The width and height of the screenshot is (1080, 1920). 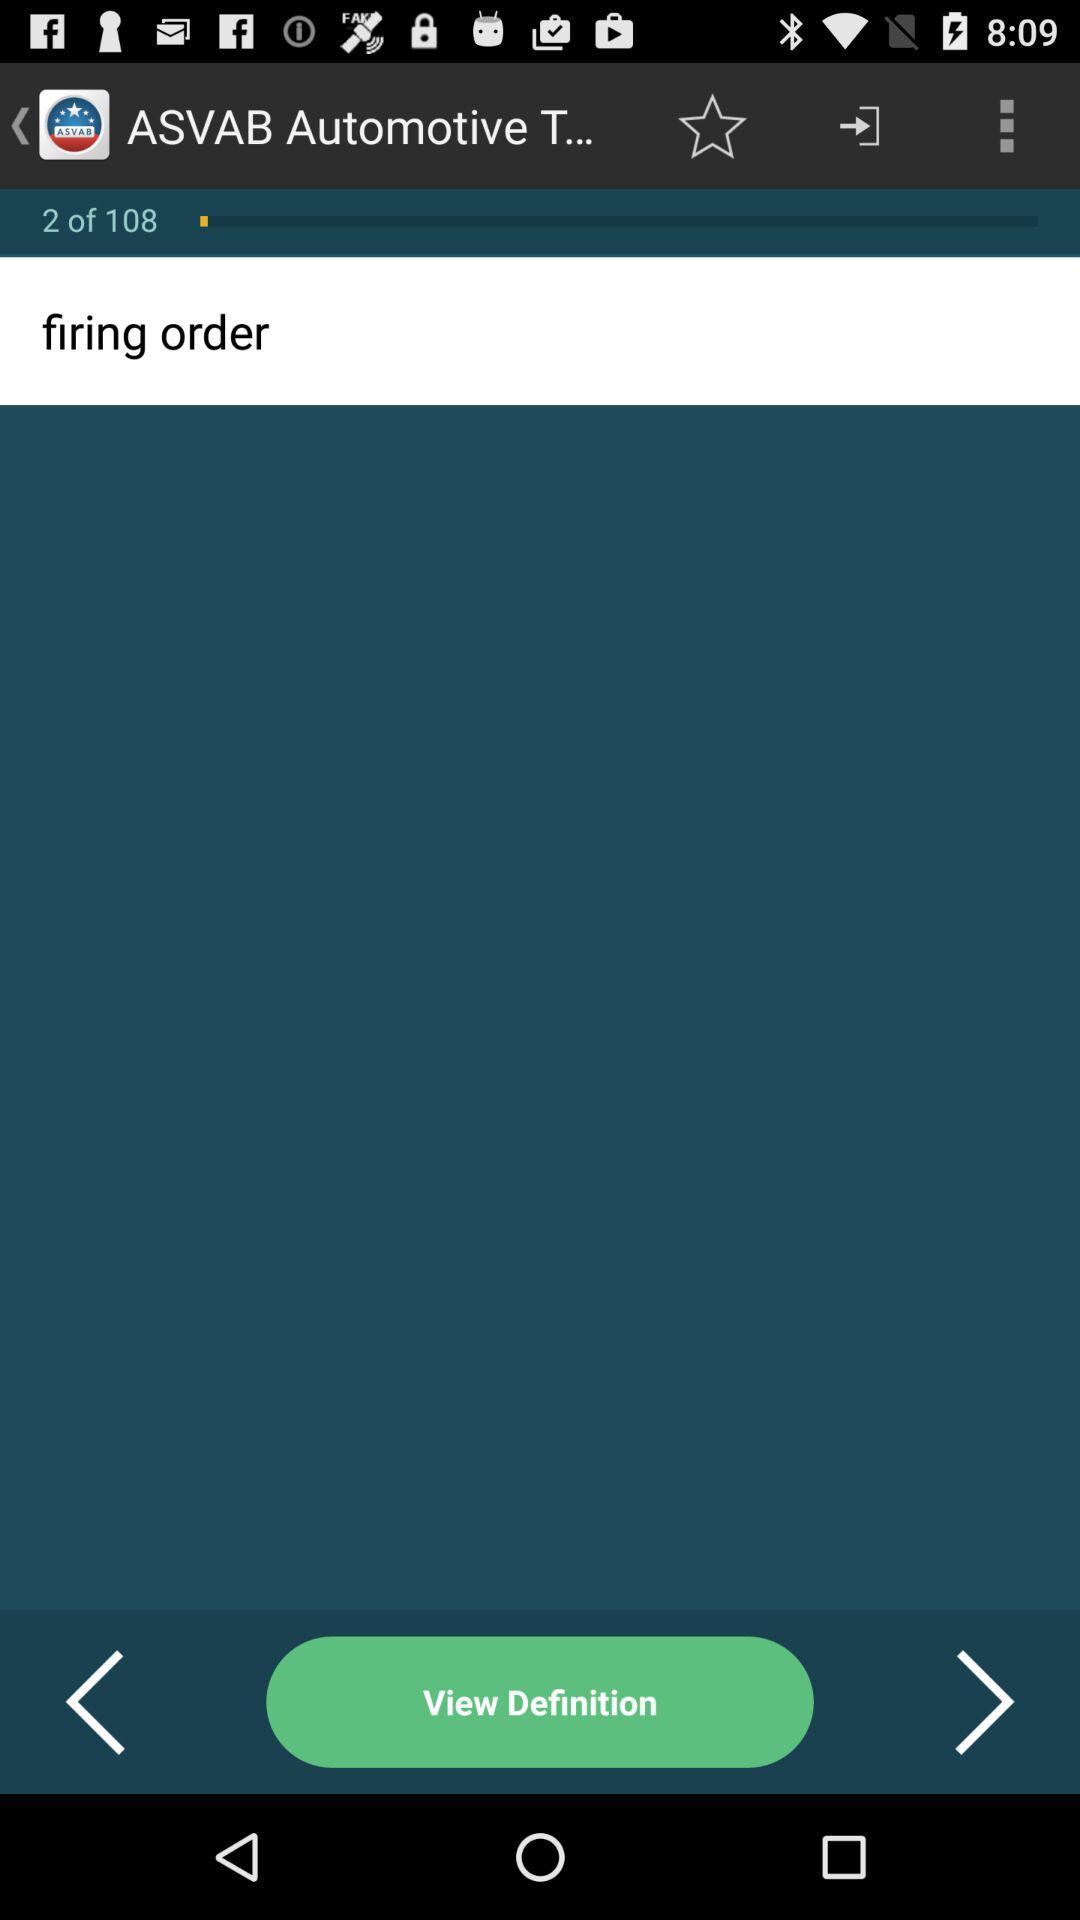 I want to click on the icon at the bottom left corner, so click(x=119, y=1701).